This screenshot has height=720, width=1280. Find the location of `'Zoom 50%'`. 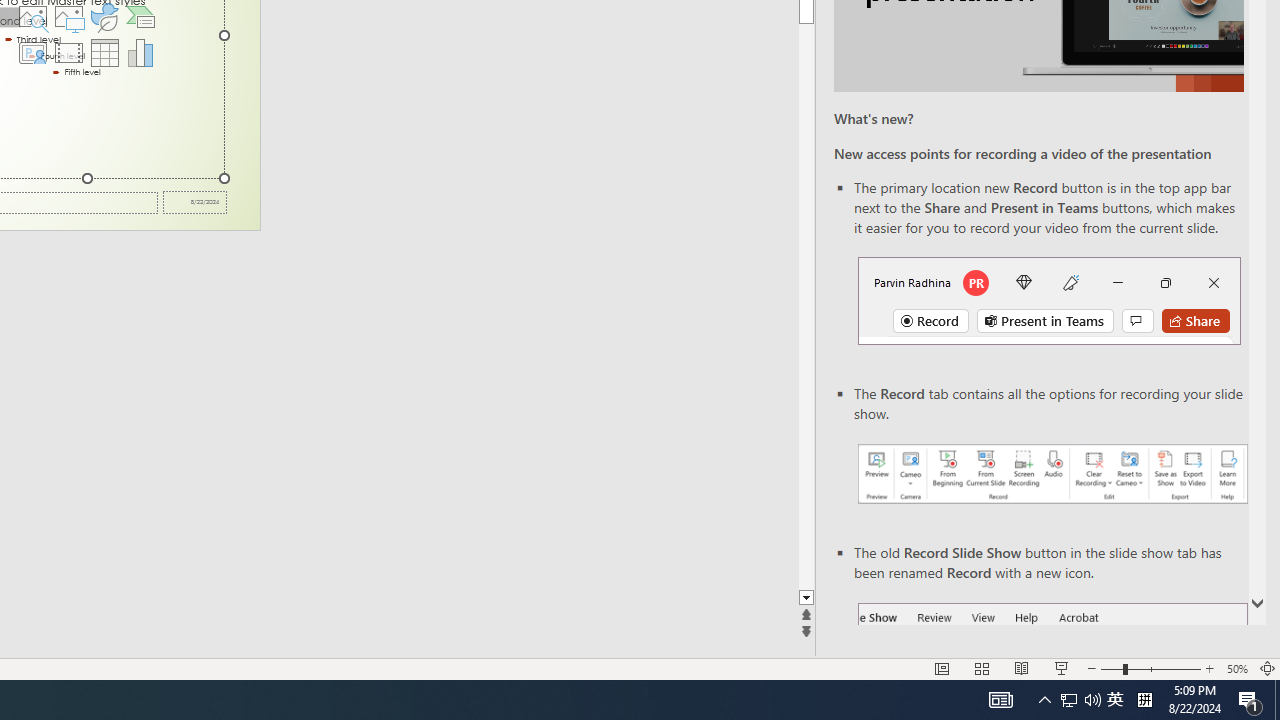

'Zoom 50%' is located at coordinates (1236, 669).